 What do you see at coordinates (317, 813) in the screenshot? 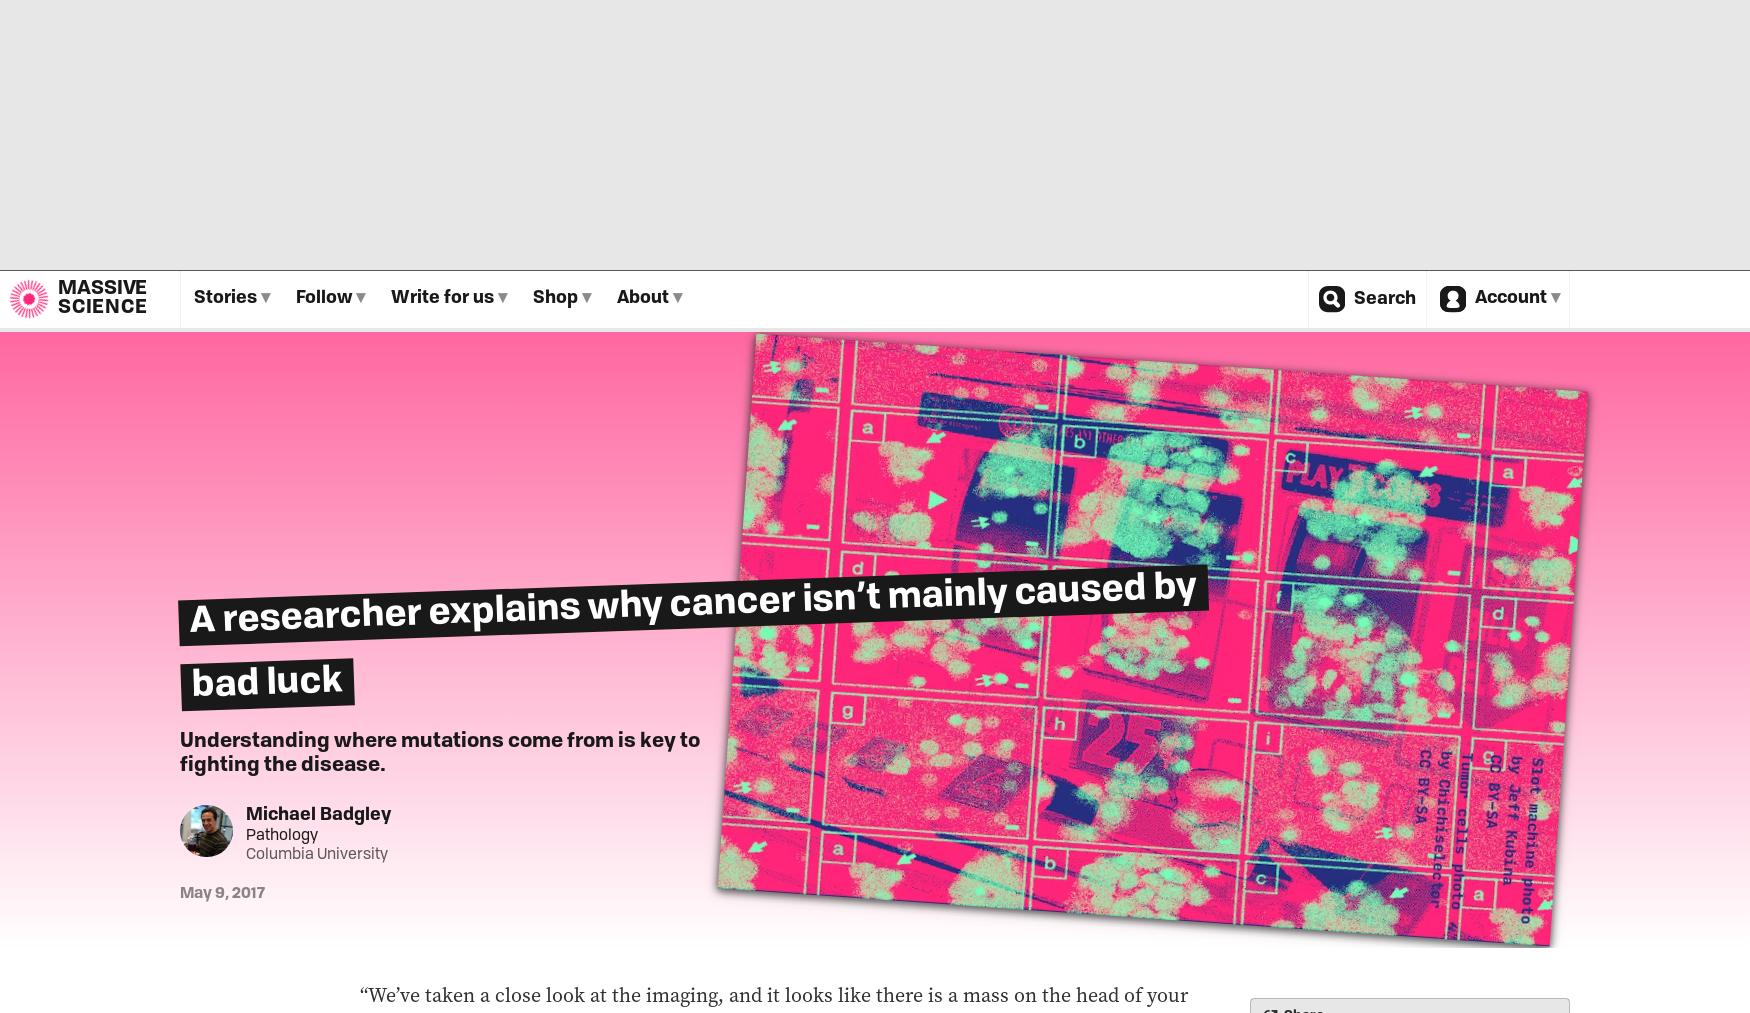
I see `'Michael Badgley'` at bounding box center [317, 813].